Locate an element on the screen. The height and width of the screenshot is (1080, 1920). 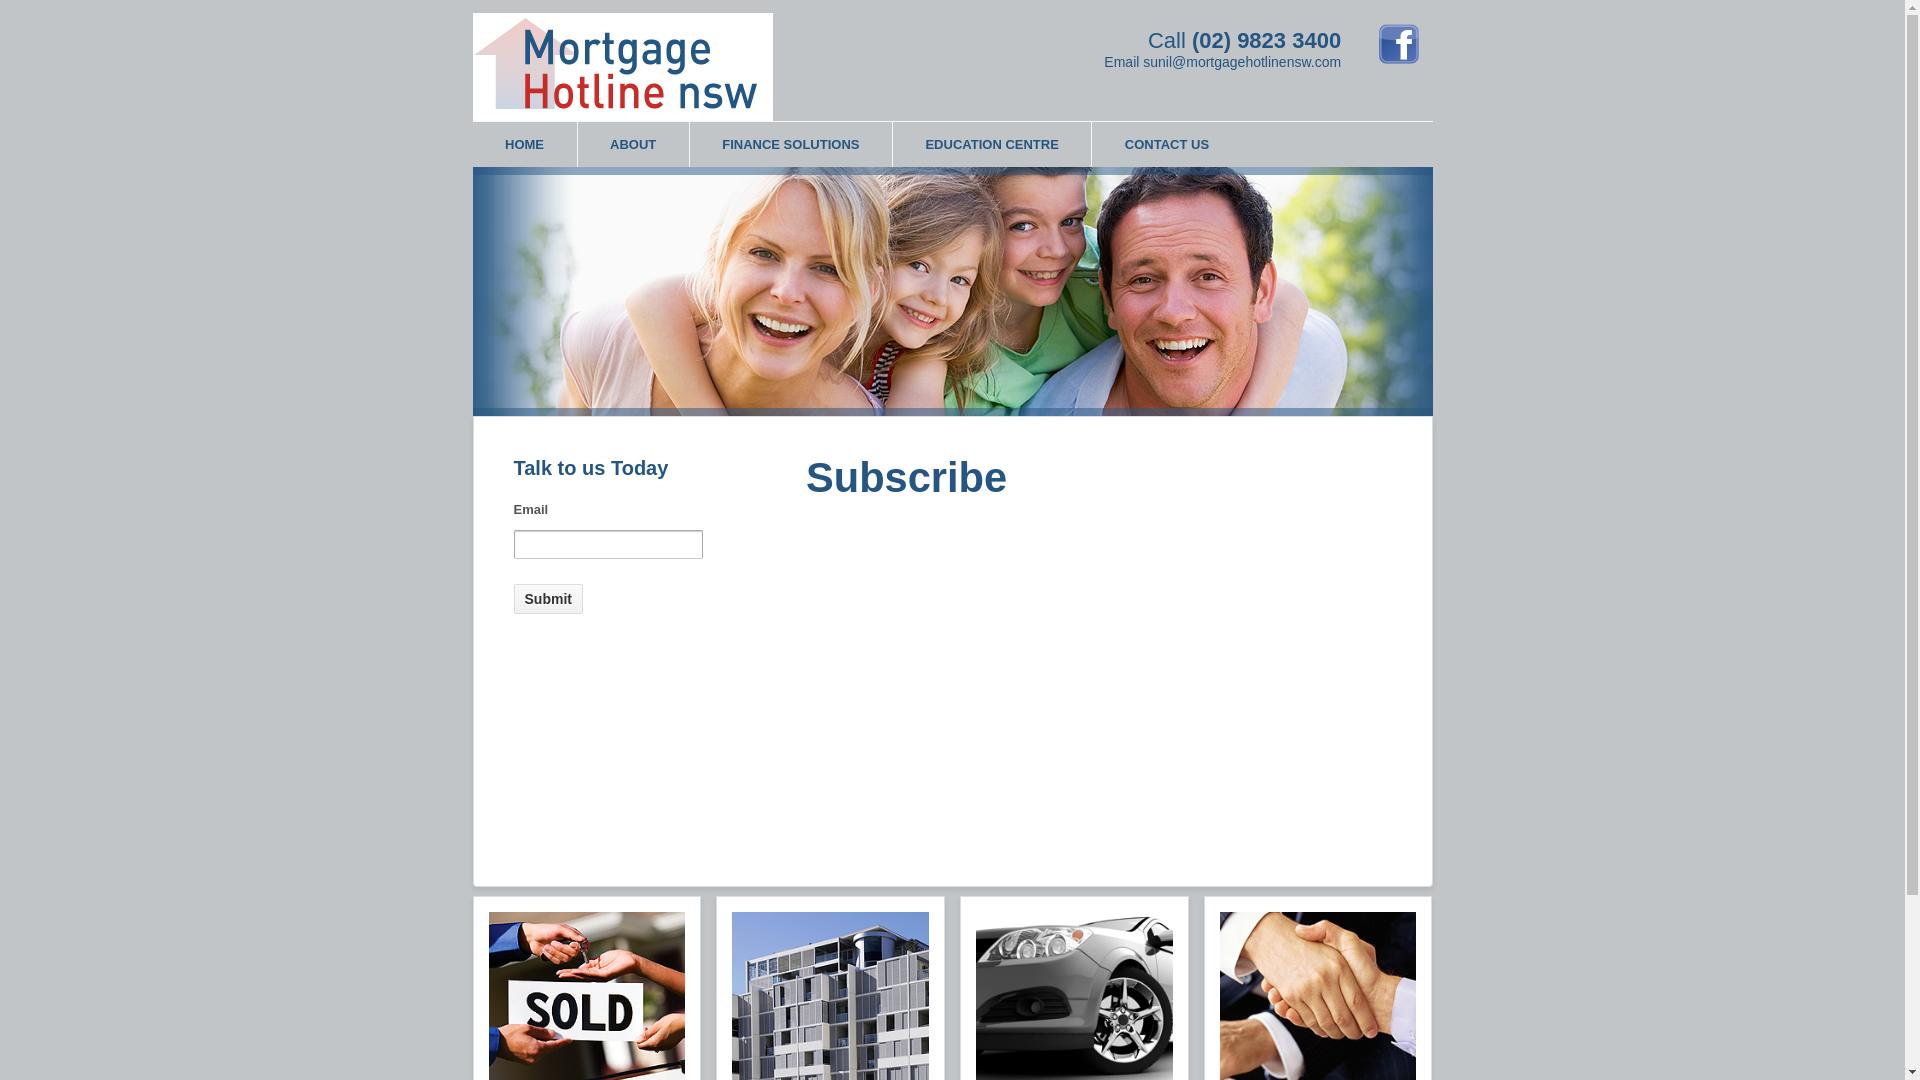
'HOME' is located at coordinates (470, 143).